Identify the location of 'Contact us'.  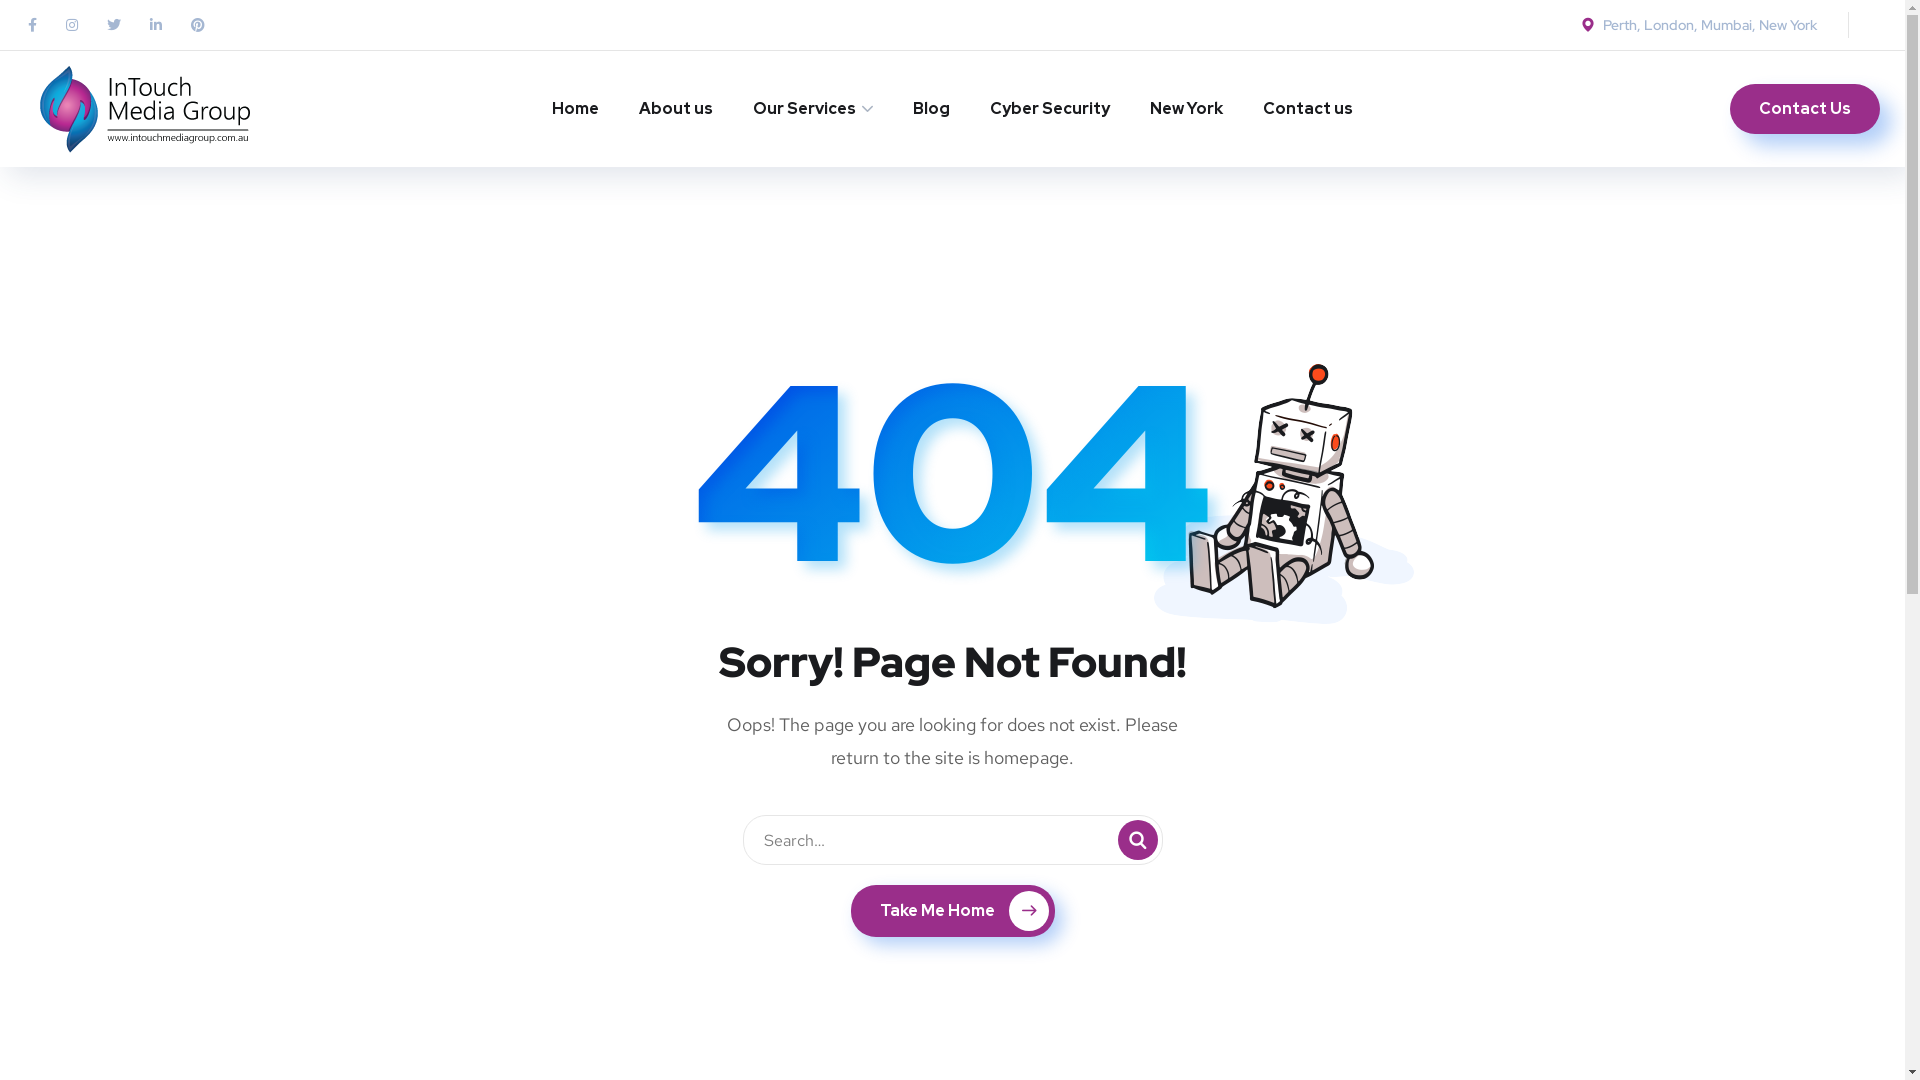
(1308, 108).